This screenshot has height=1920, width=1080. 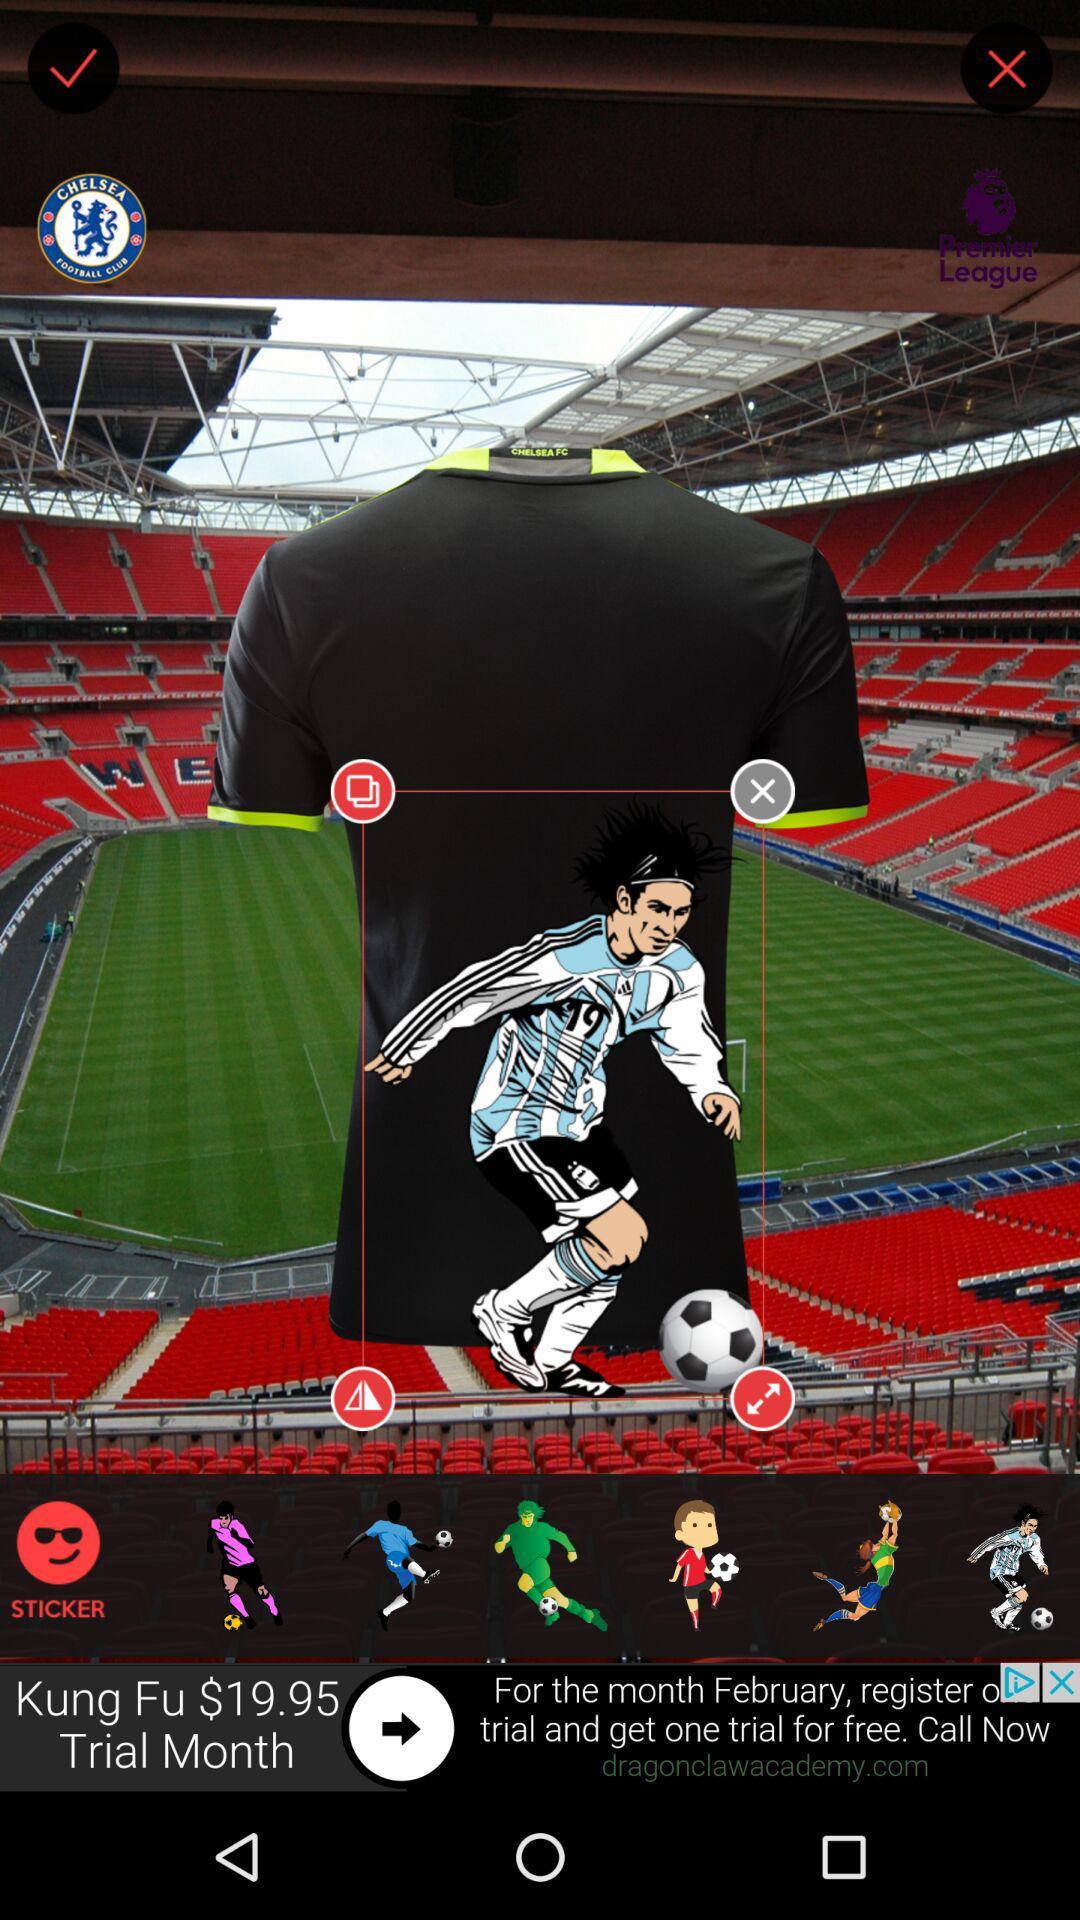 What do you see at coordinates (540, 1727) in the screenshot?
I see `click for advertisement` at bounding box center [540, 1727].